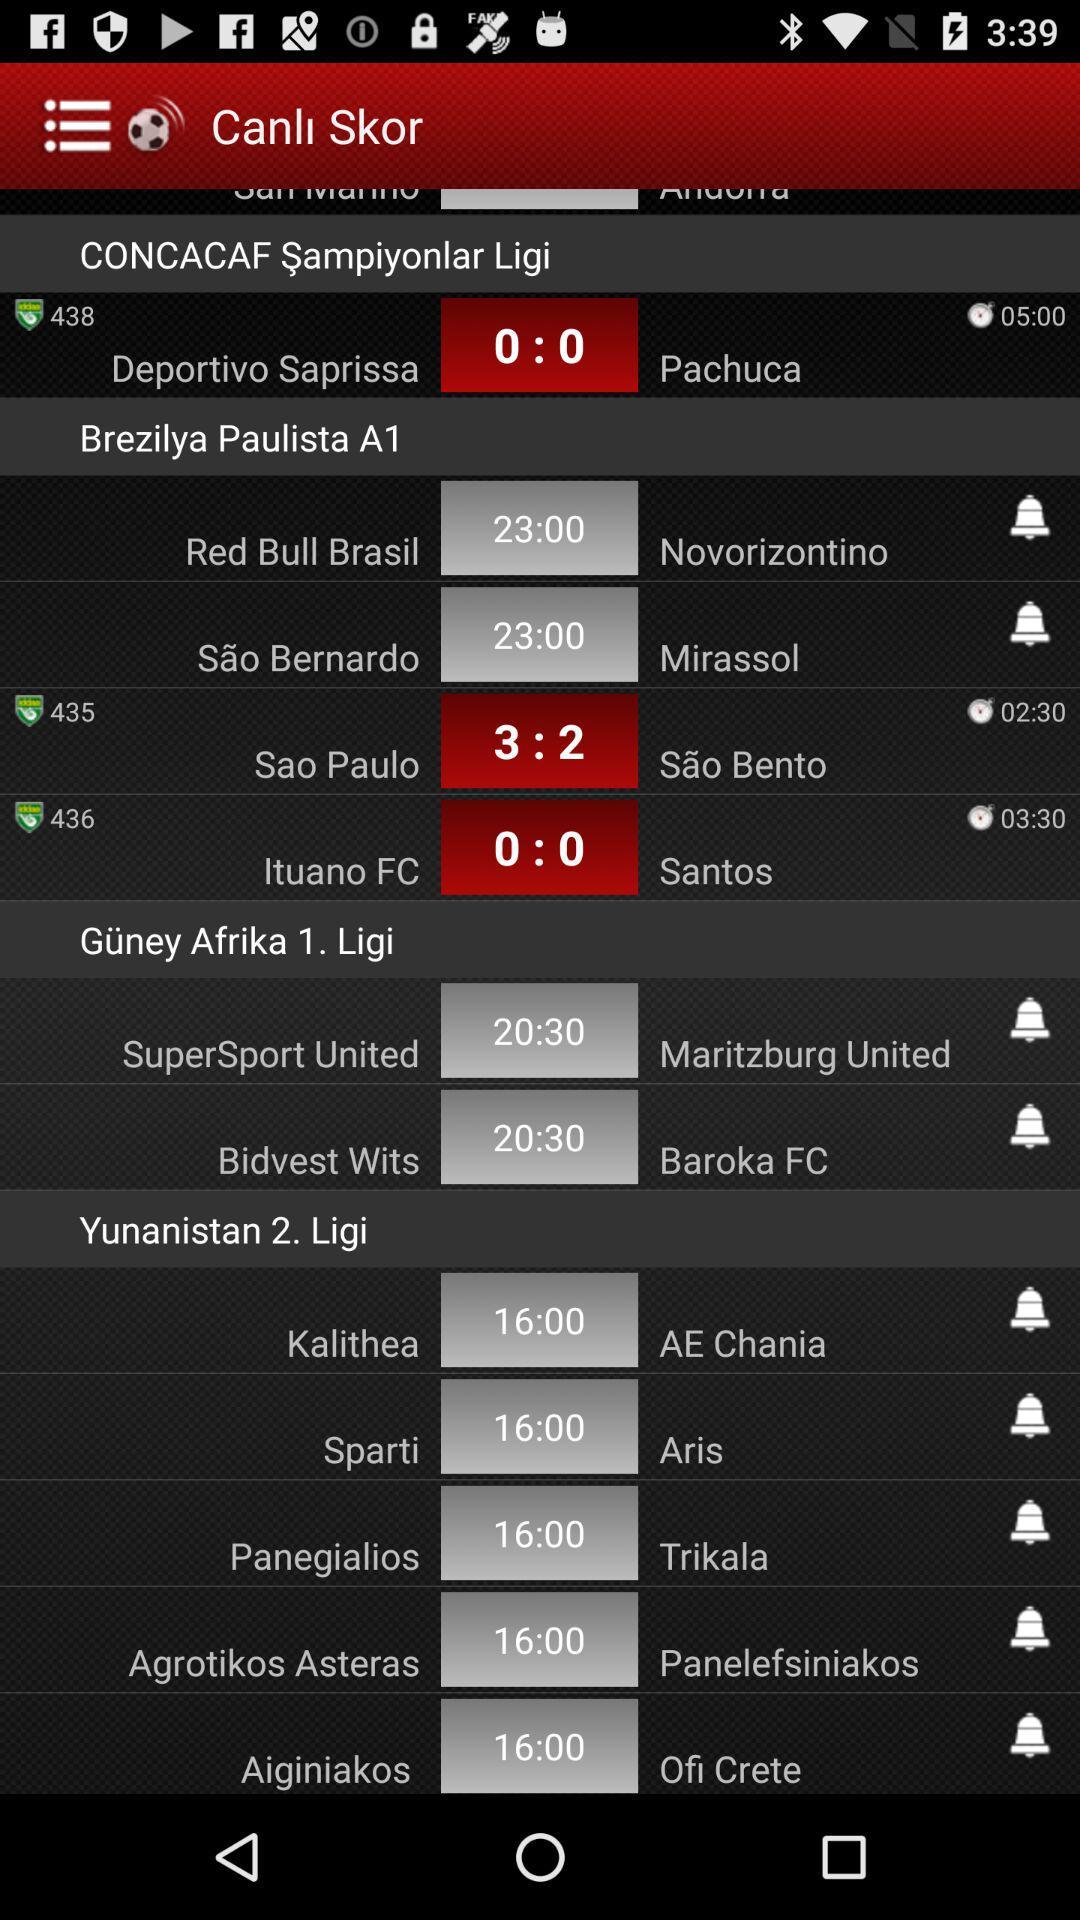  I want to click on turn on notifications, so click(1029, 623).